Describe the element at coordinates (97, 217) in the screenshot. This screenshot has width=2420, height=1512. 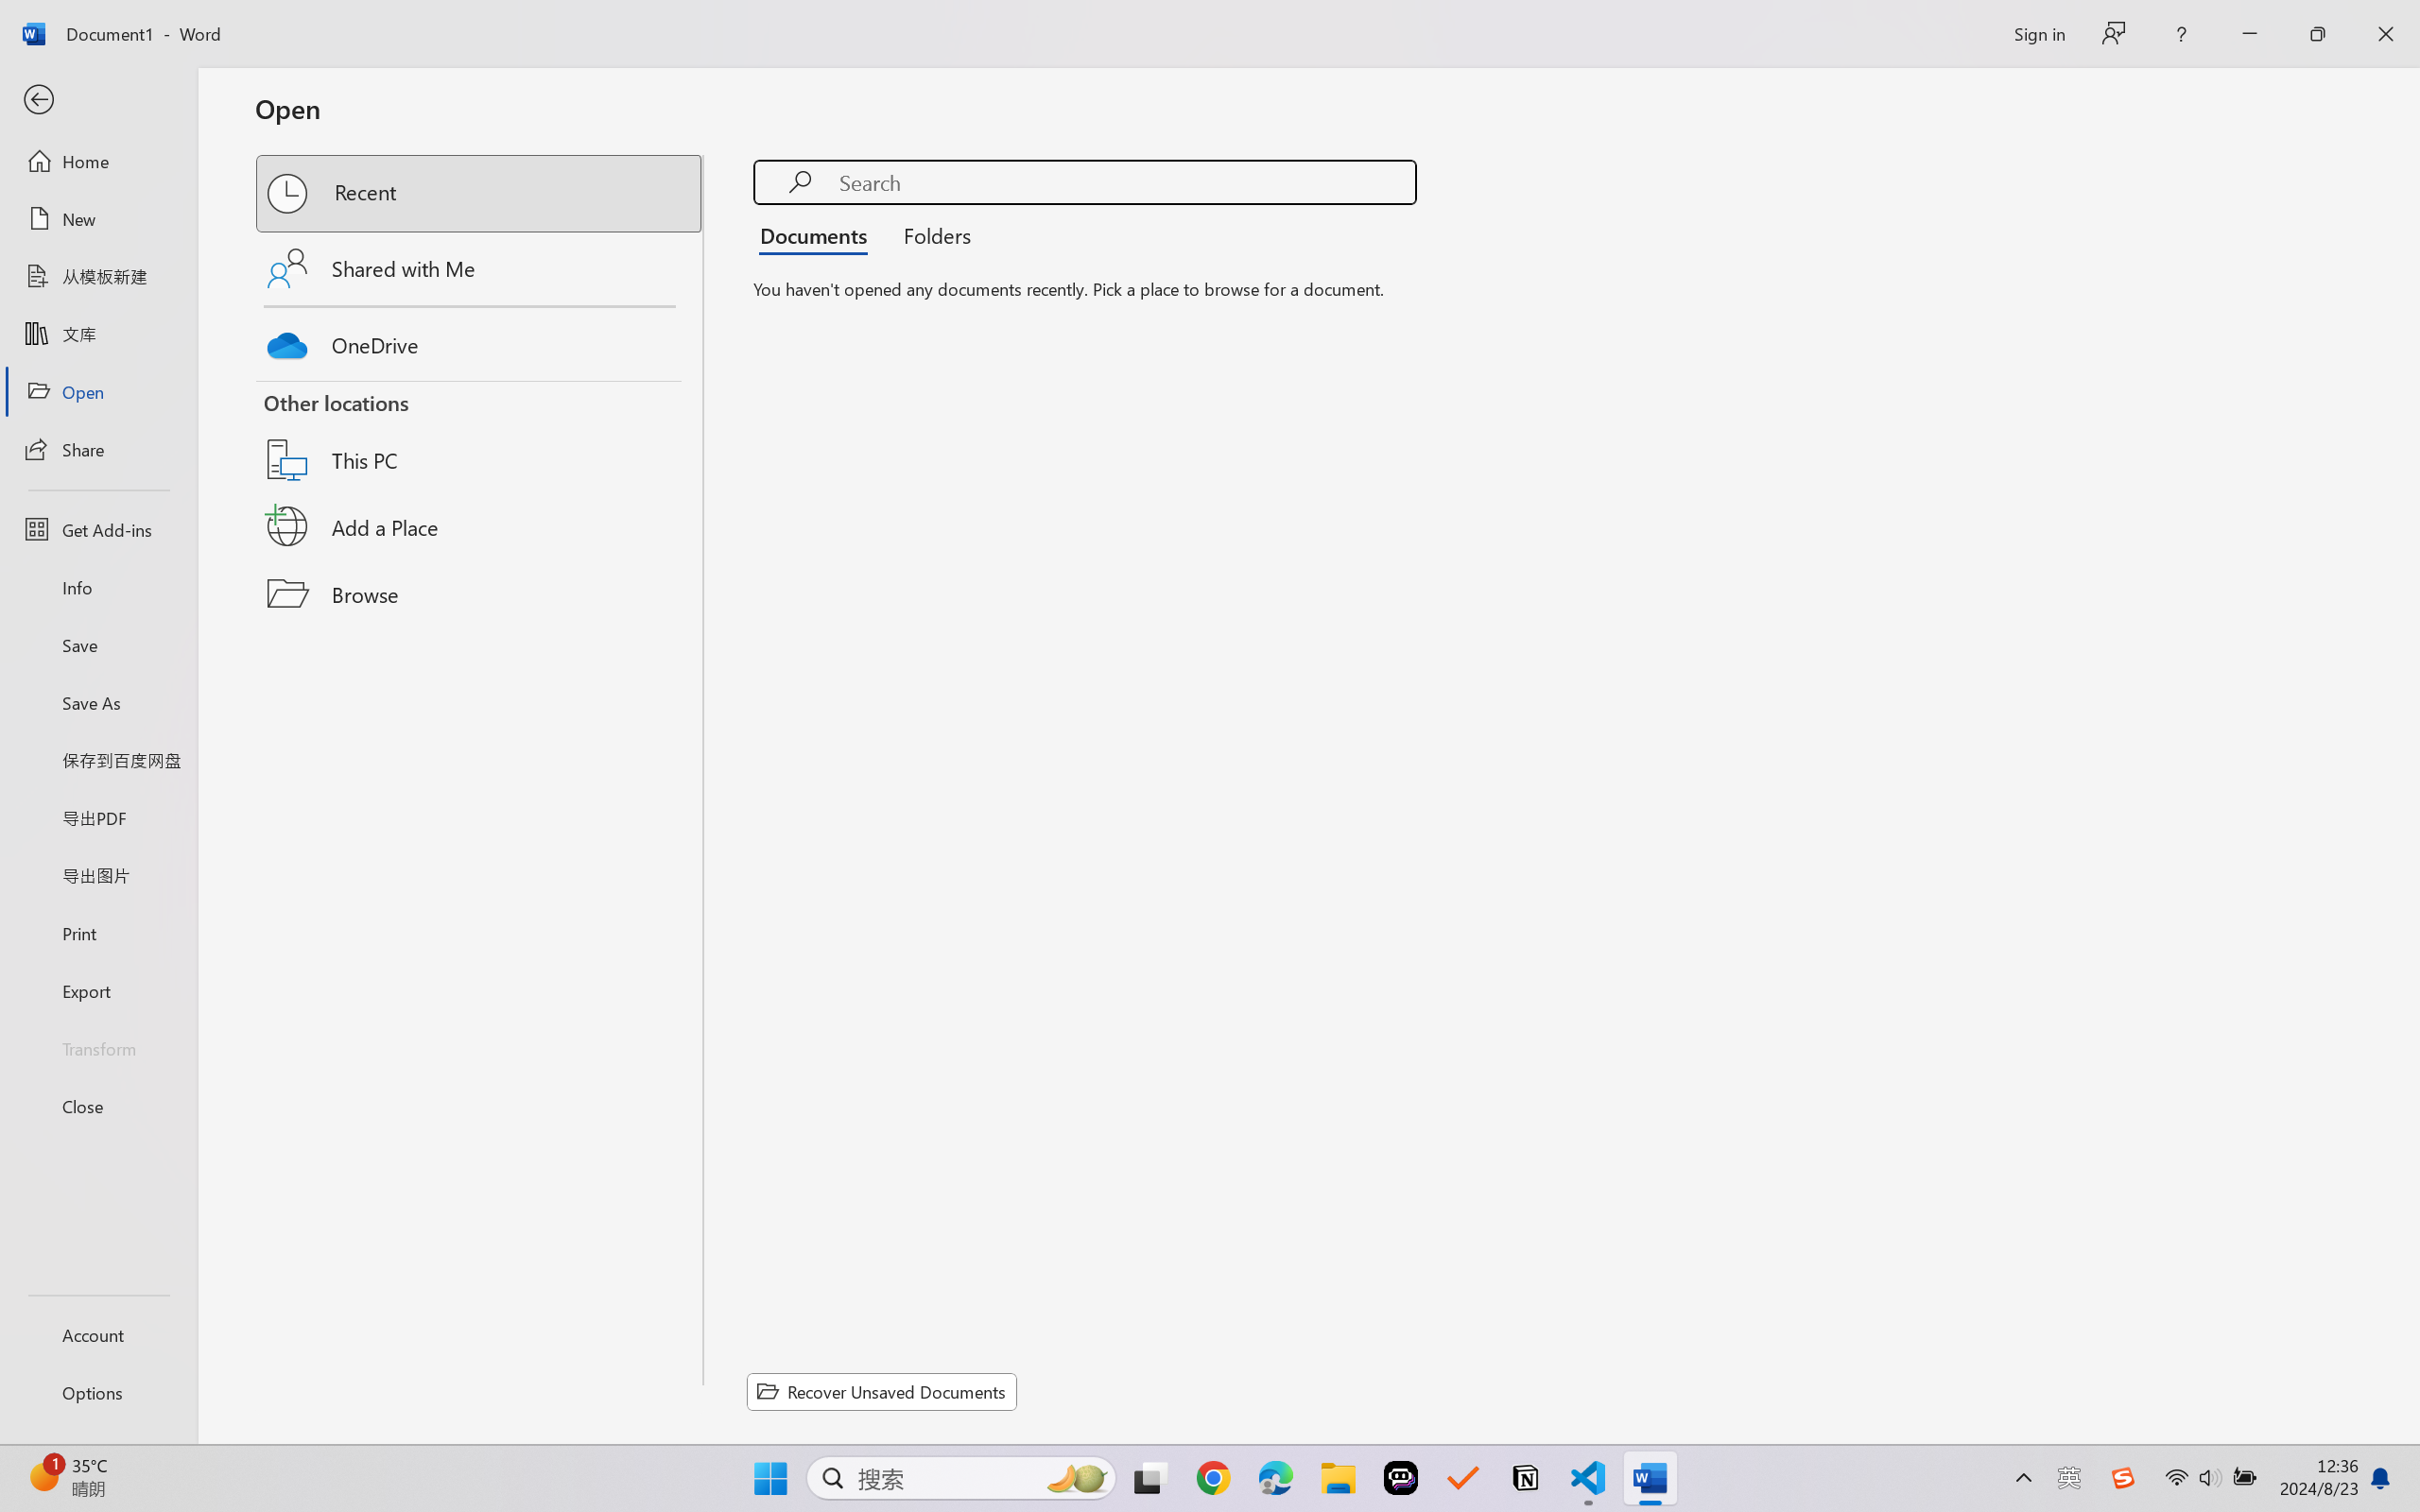
I see `'New'` at that location.